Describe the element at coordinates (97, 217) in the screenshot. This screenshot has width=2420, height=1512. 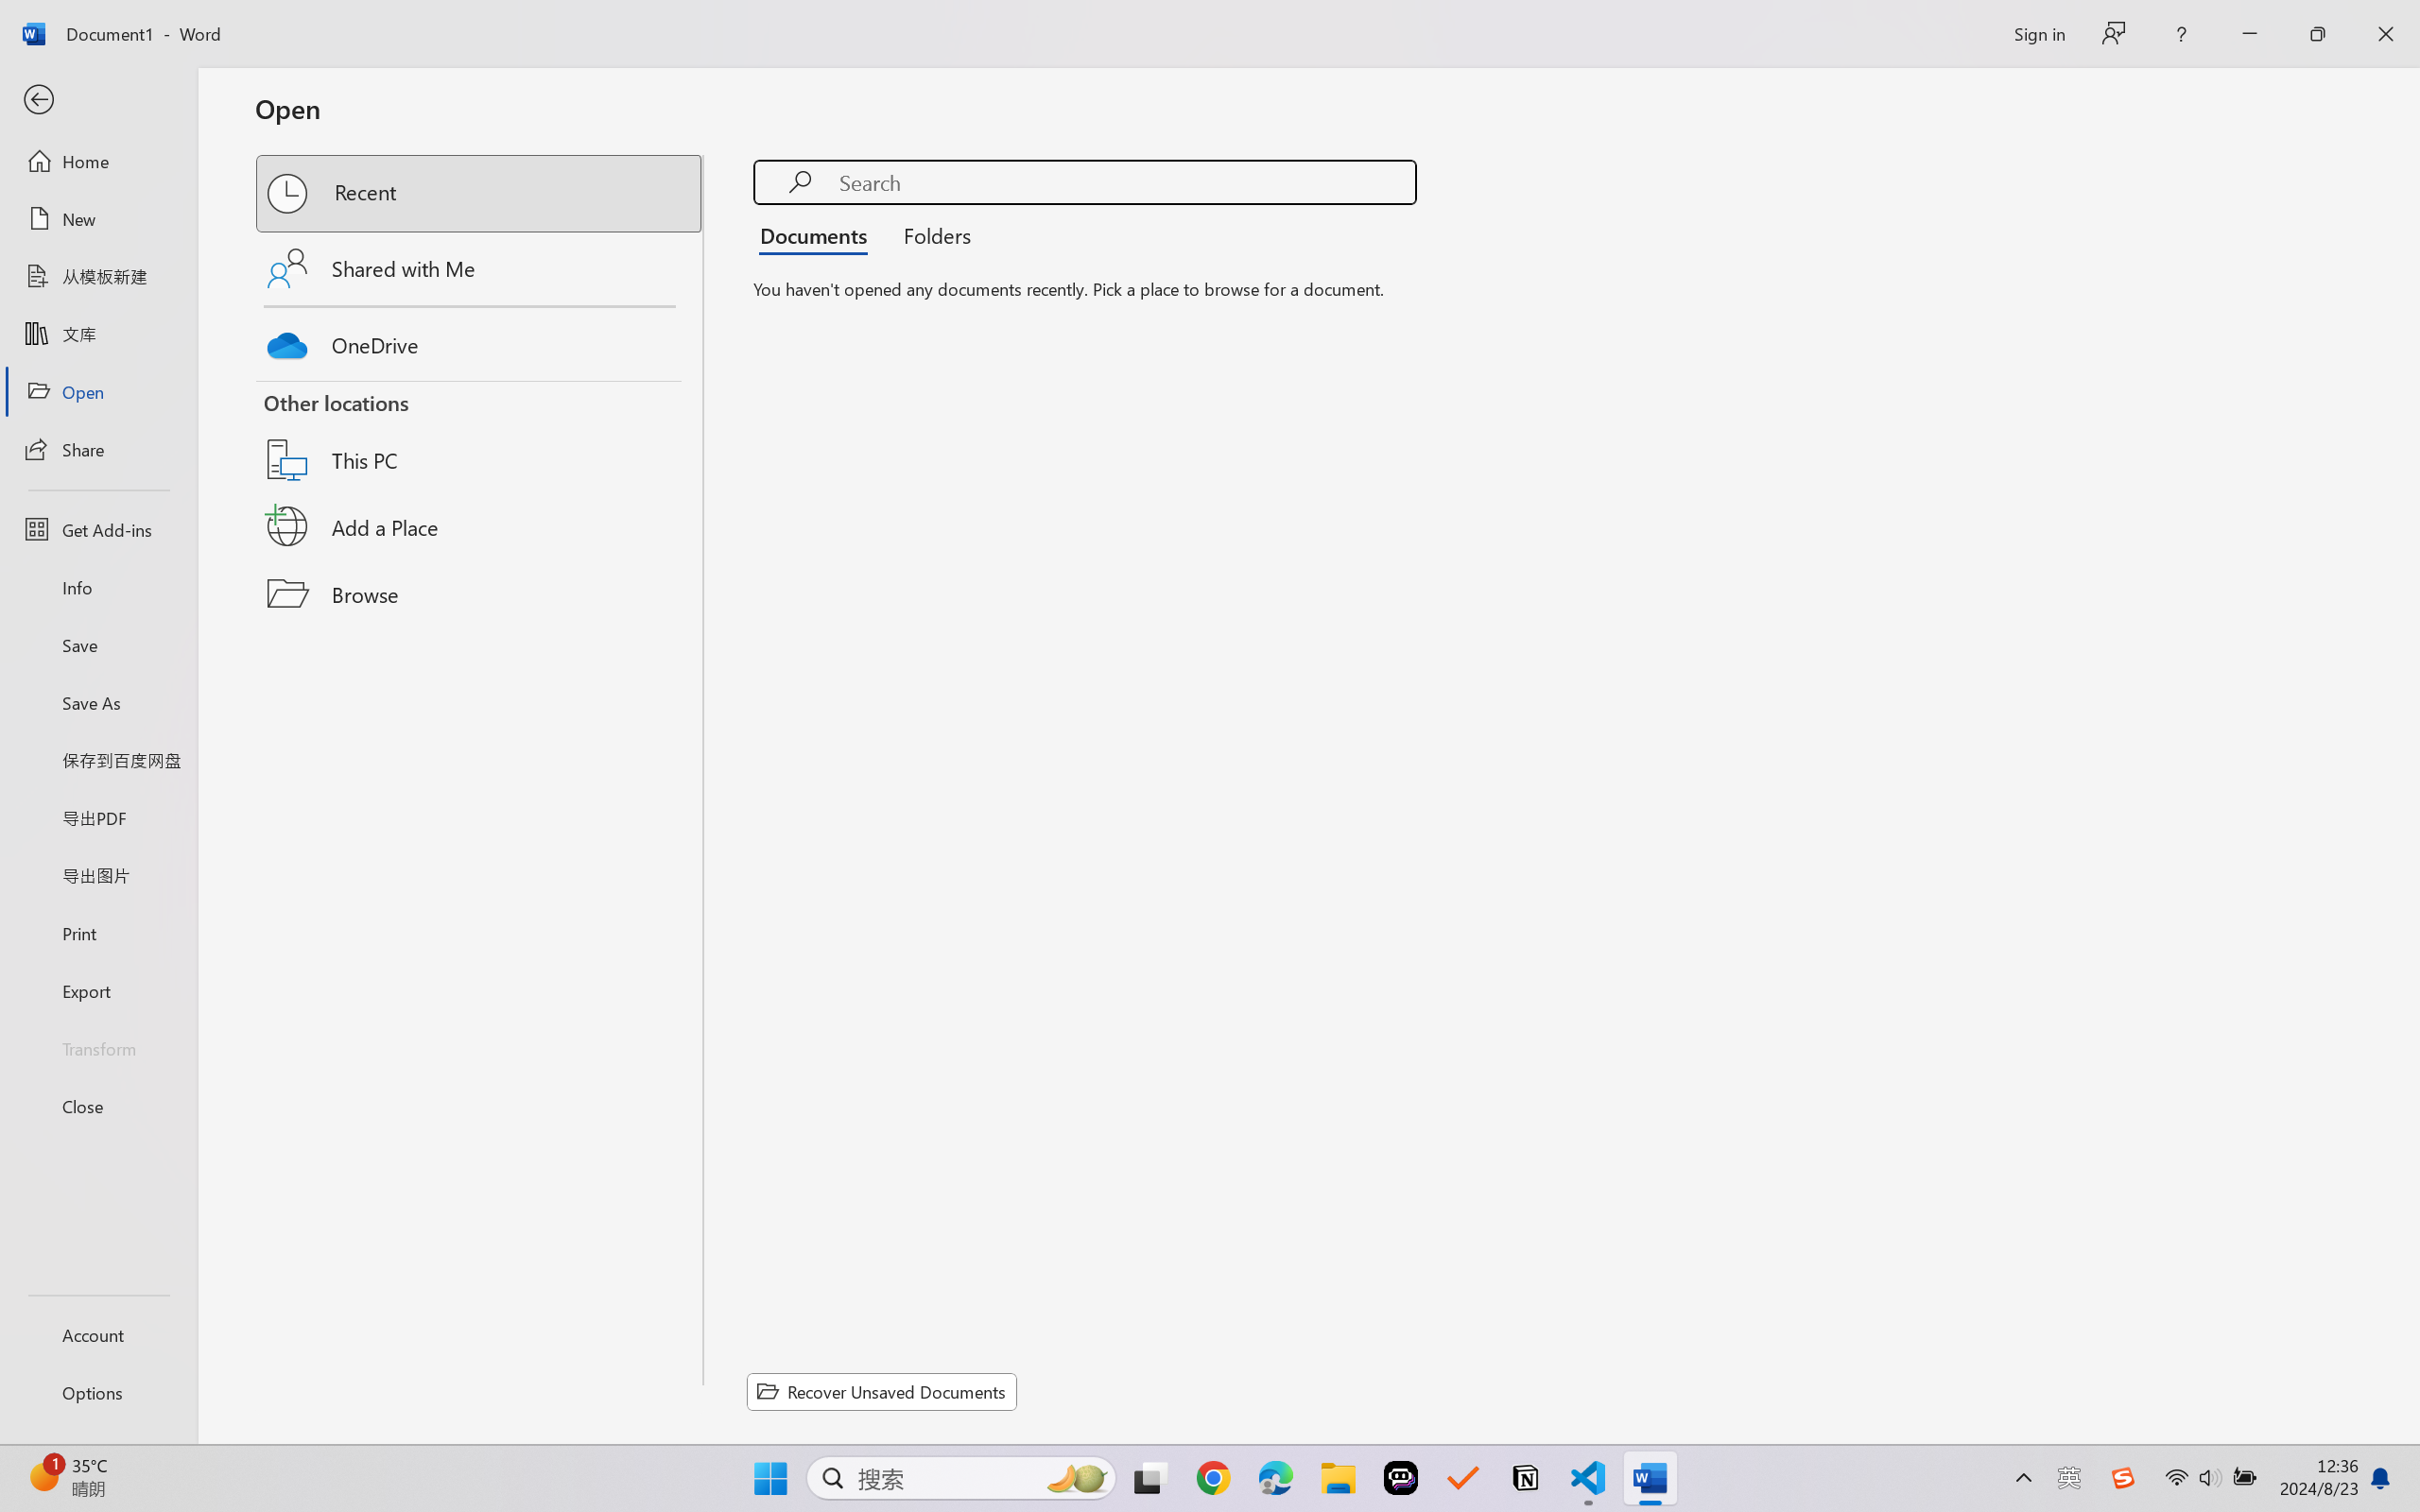
I see `'New'` at that location.